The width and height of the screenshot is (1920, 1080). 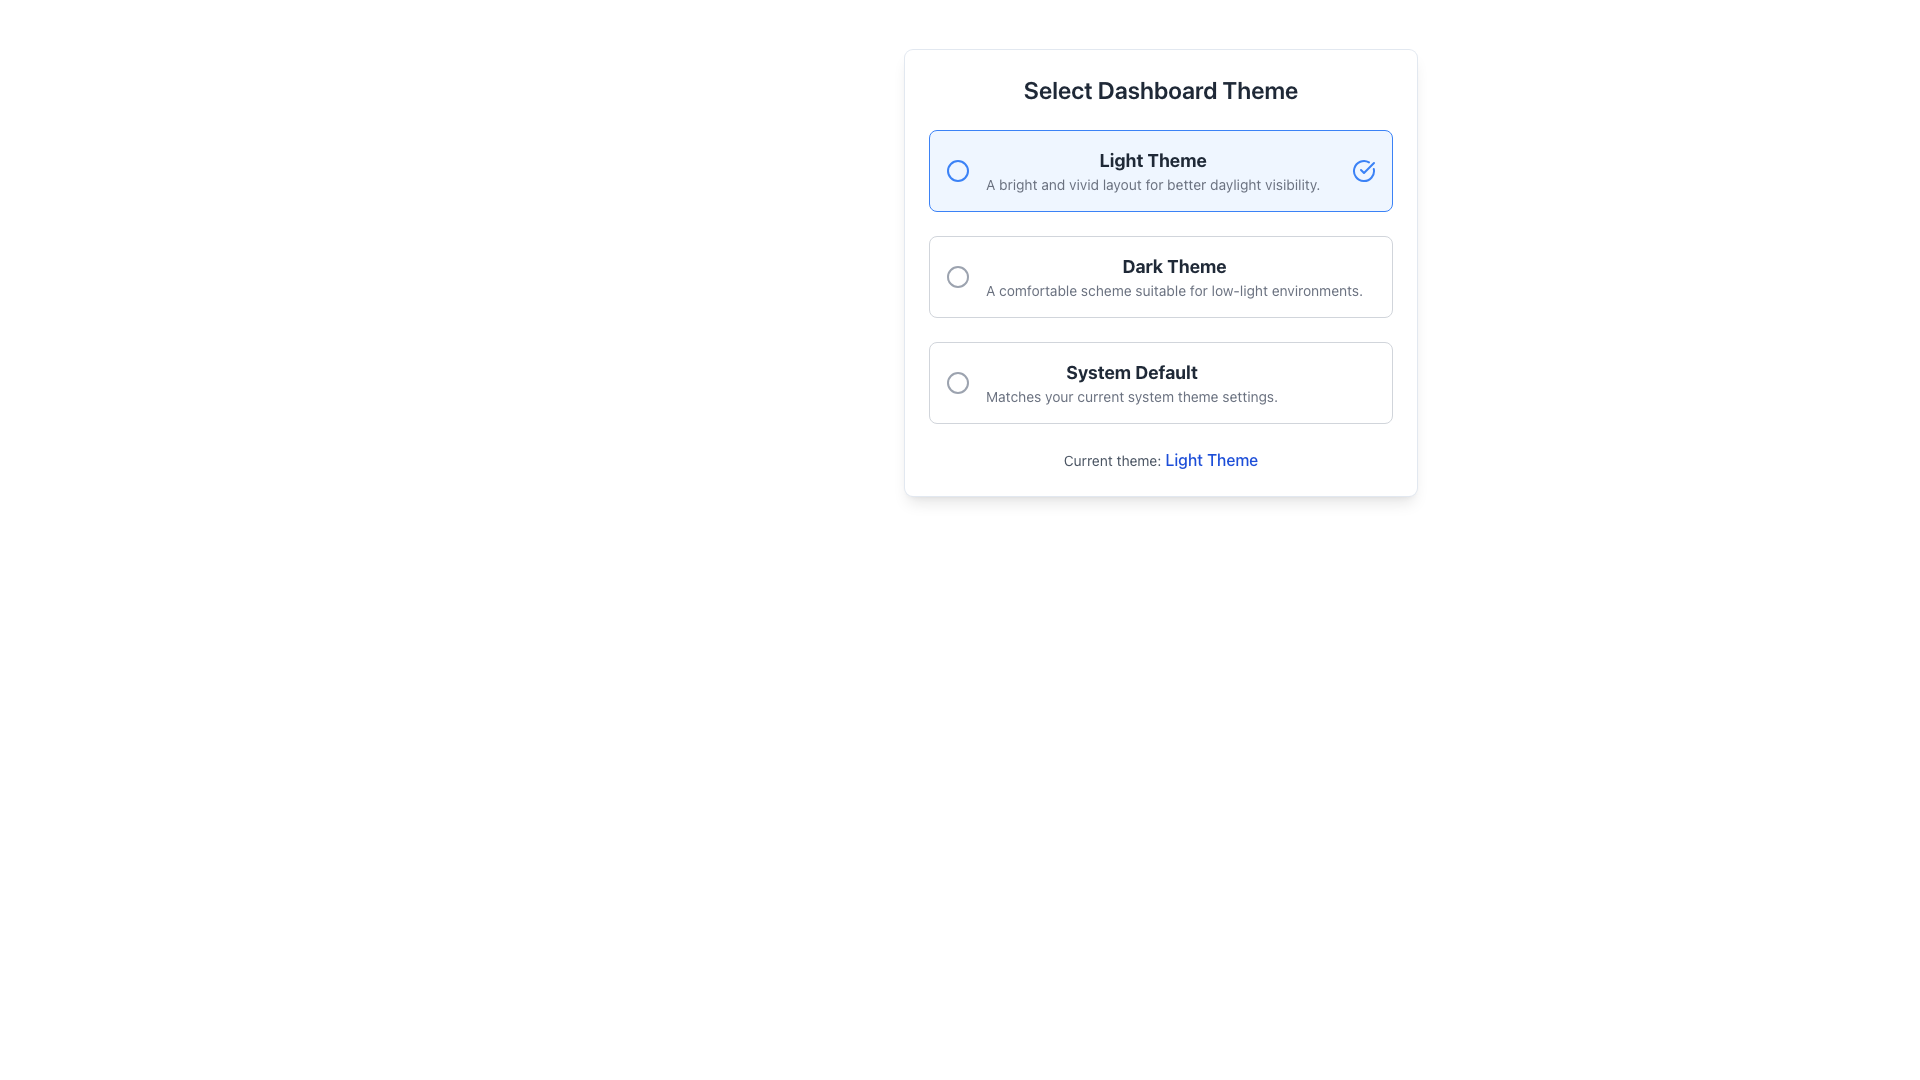 I want to click on descriptive text of the 'Light Theme' label, which is the first textual item in the 'Select Dashboard Theme' dialog box, positioned between a blue icon and a blue checkmark icon, so click(x=1153, y=169).